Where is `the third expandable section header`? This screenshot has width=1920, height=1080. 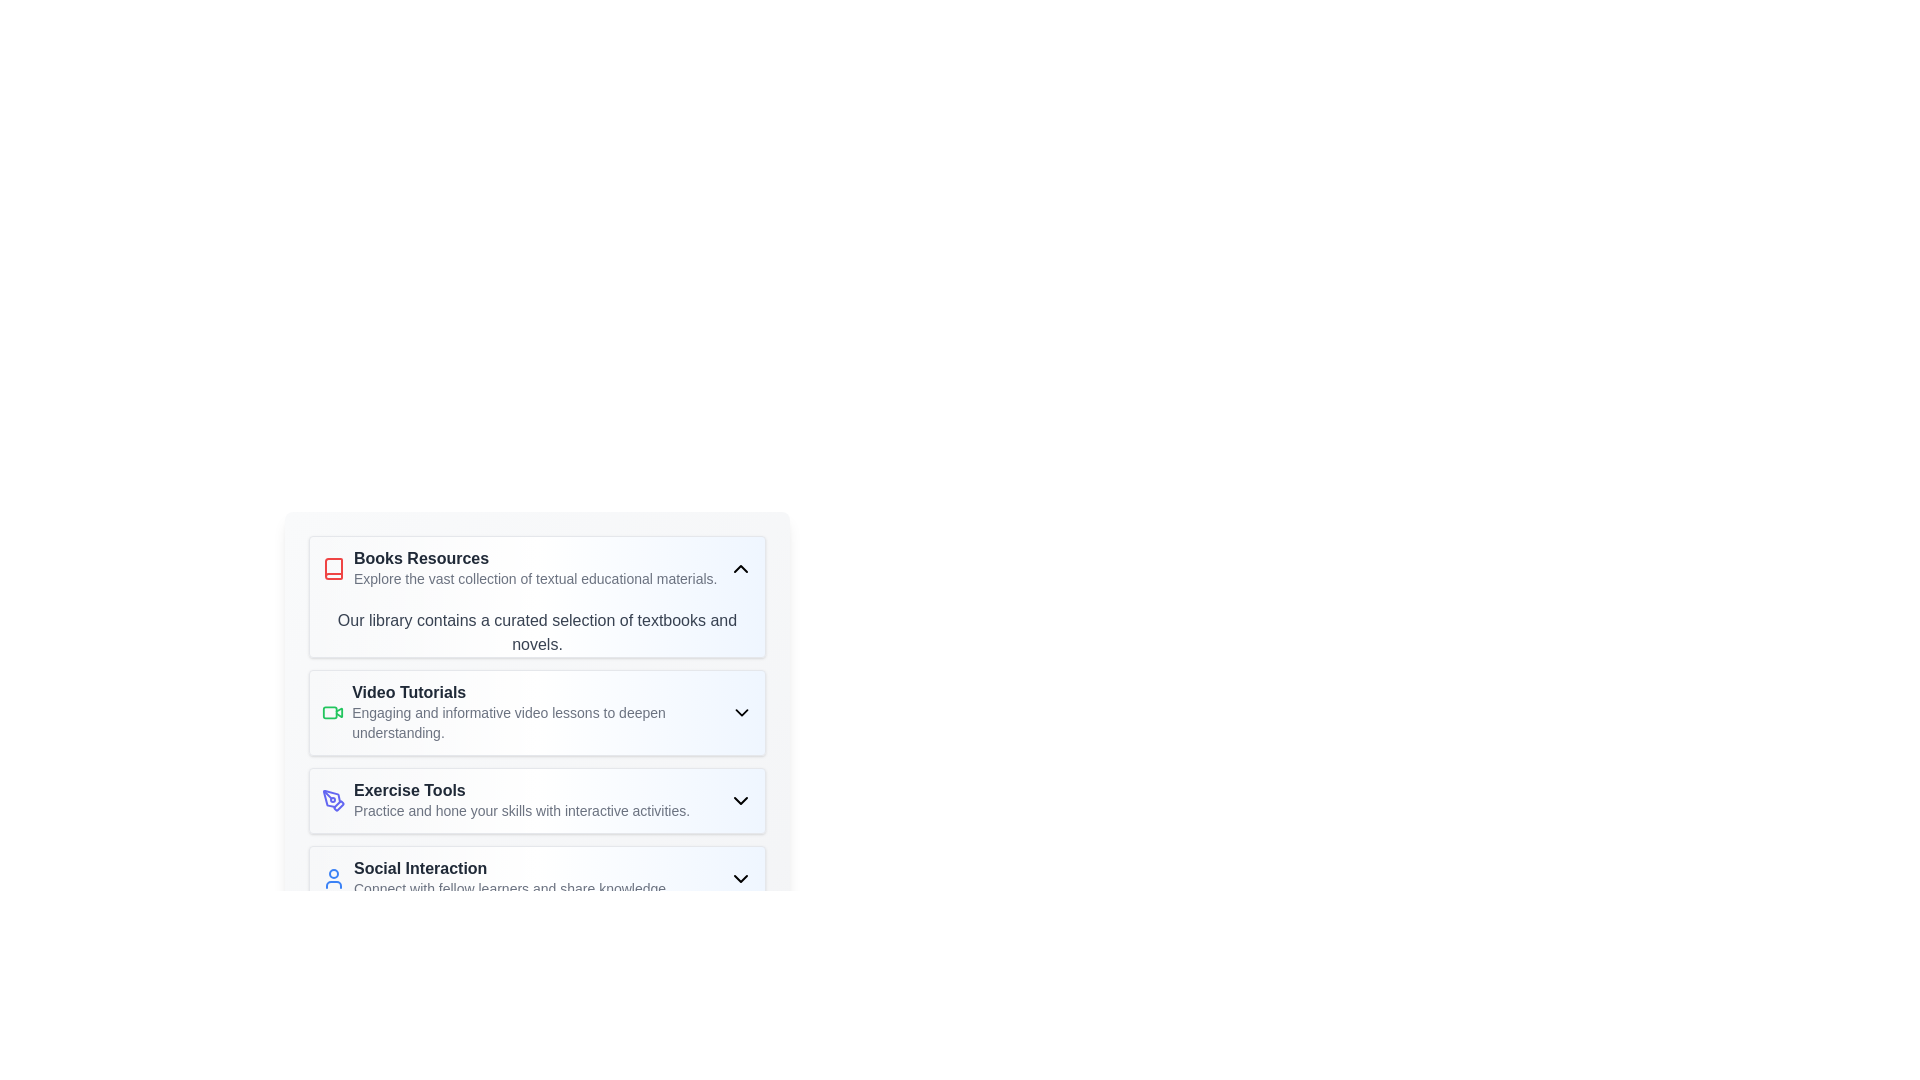
the third expandable section header is located at coordinates (537, 800).